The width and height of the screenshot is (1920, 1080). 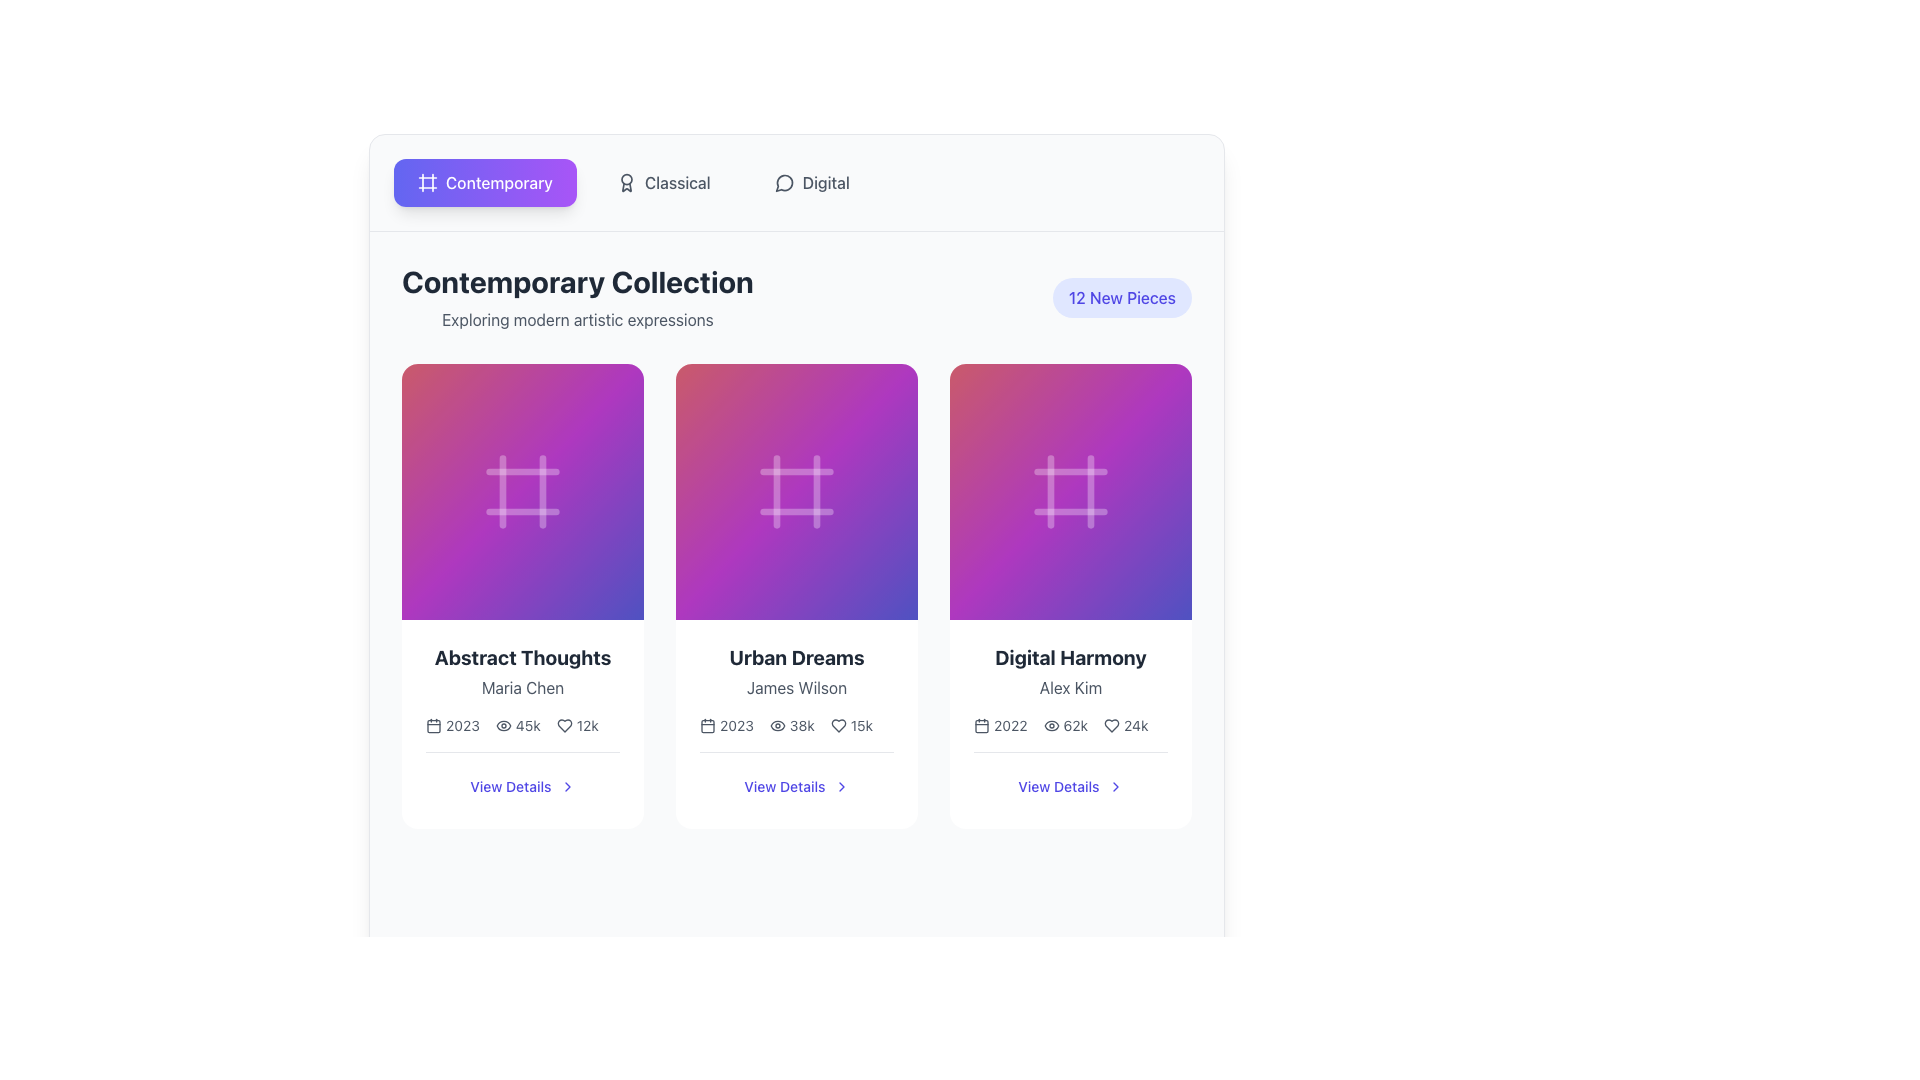 I want to click on the visibility icon located to the left of the '38k' text in the 'Urban Dreams' card in the middle column, so click(x=776, y=725).